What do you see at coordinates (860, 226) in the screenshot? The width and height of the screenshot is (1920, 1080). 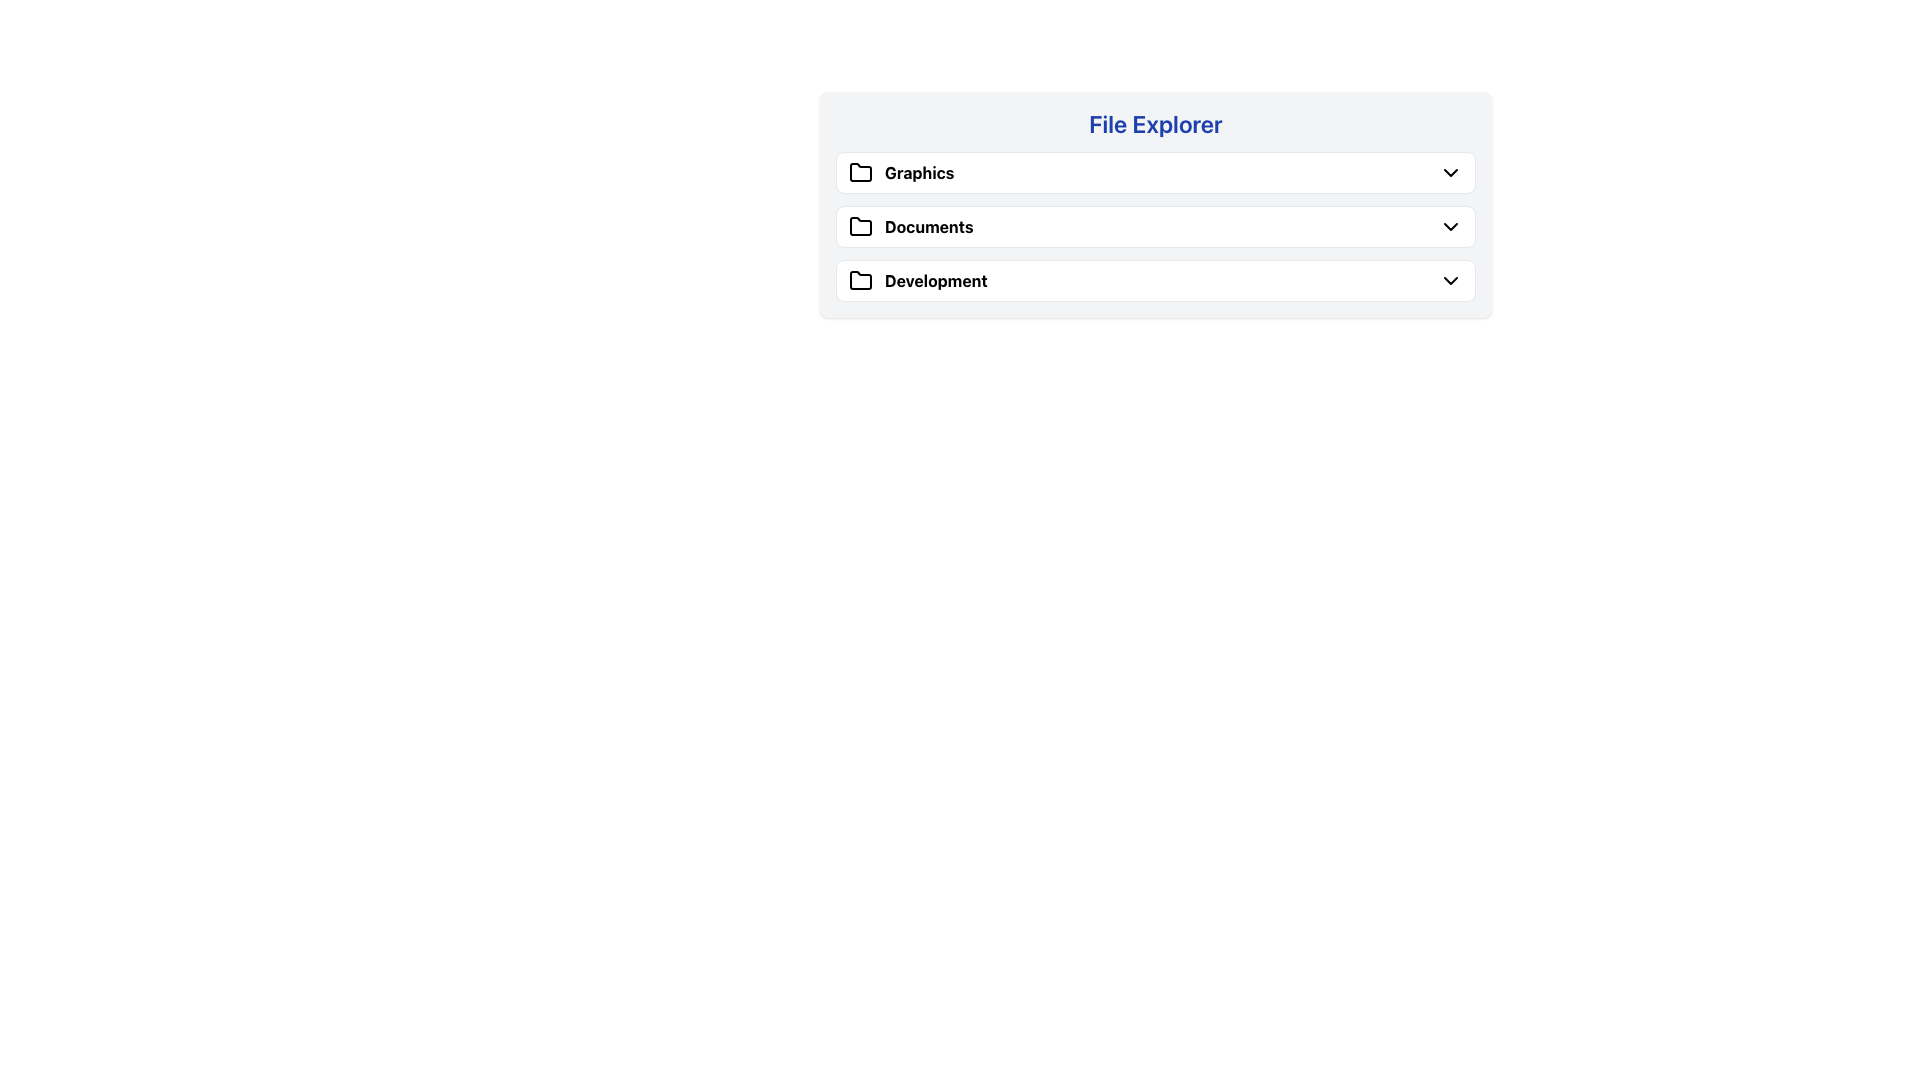 I see `the folder icon located in the 'Documents' row of the file explorer interface` at bounding box center [860, 226].